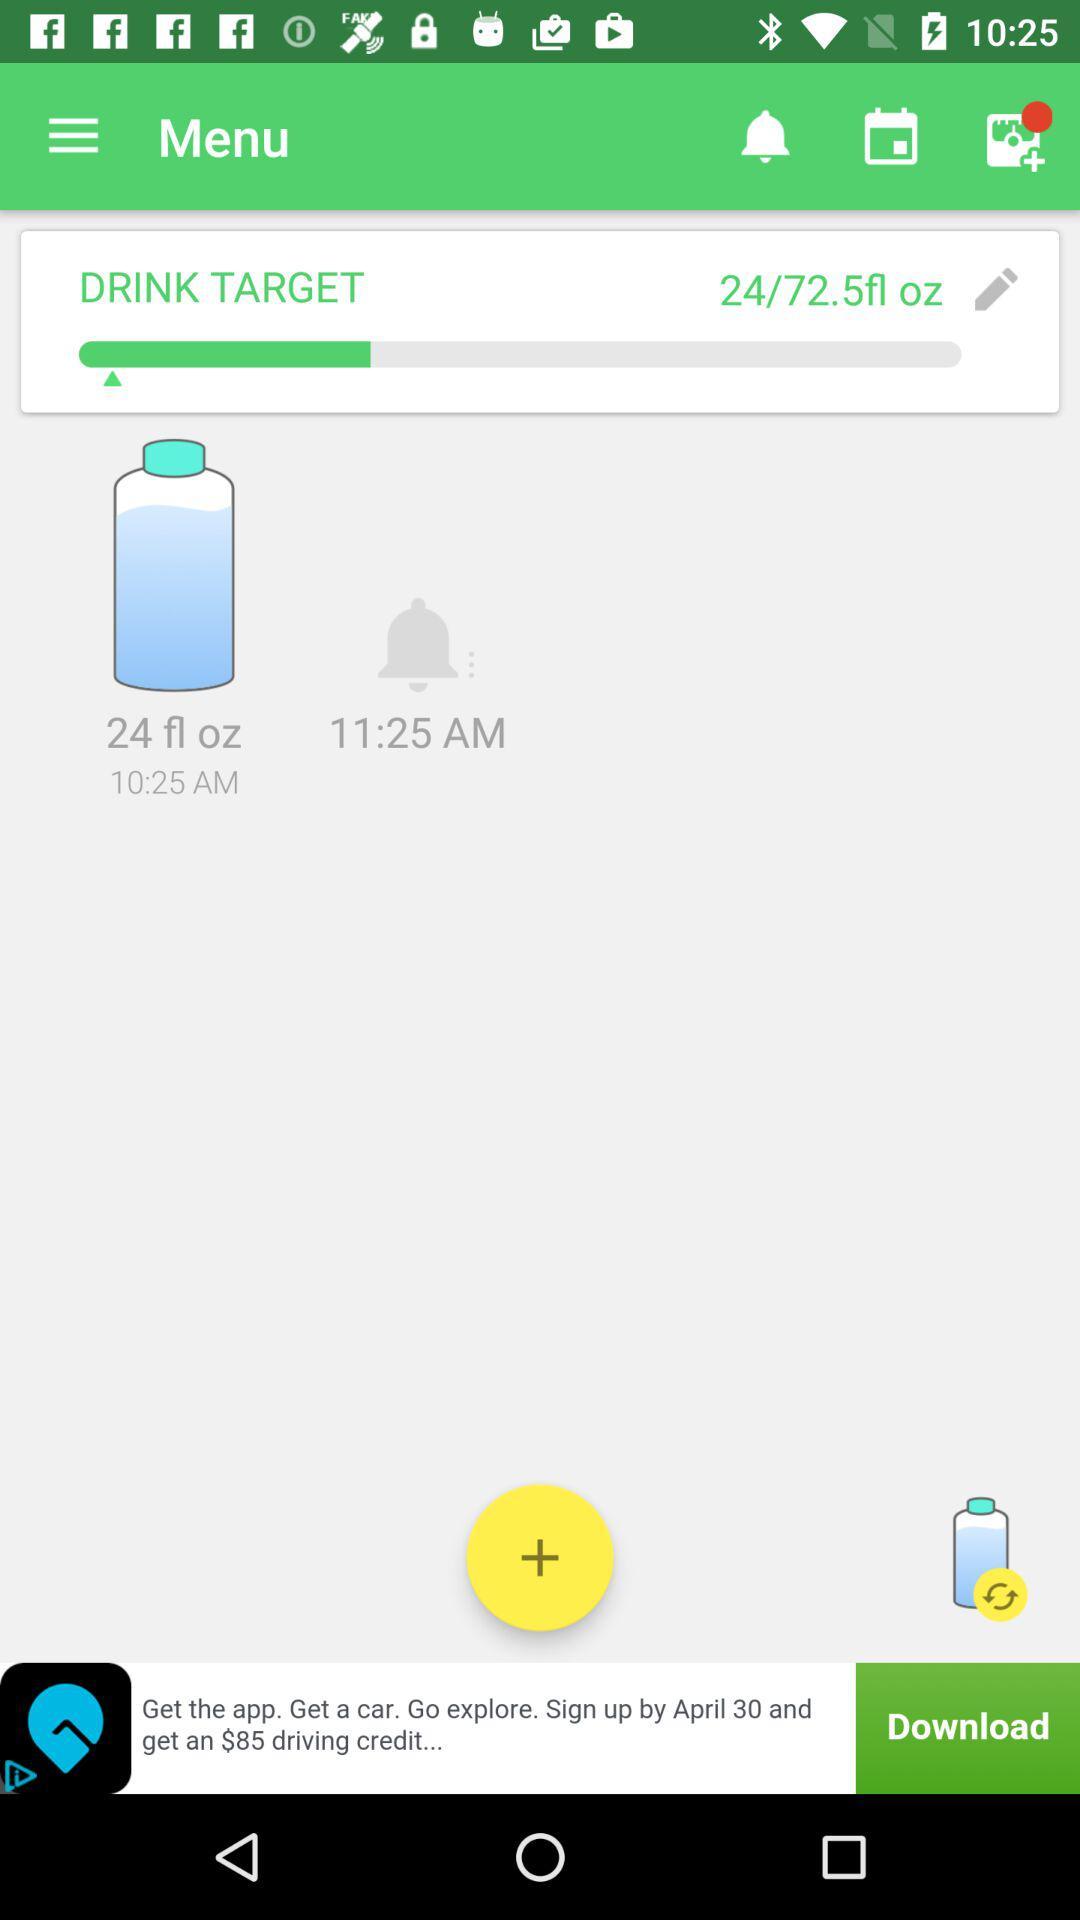 This screenshot has width=1080, height=1920. Describe the element at coordinates (764, 135) in the screenshot. I see `the item to the right of menu icon` at that location.